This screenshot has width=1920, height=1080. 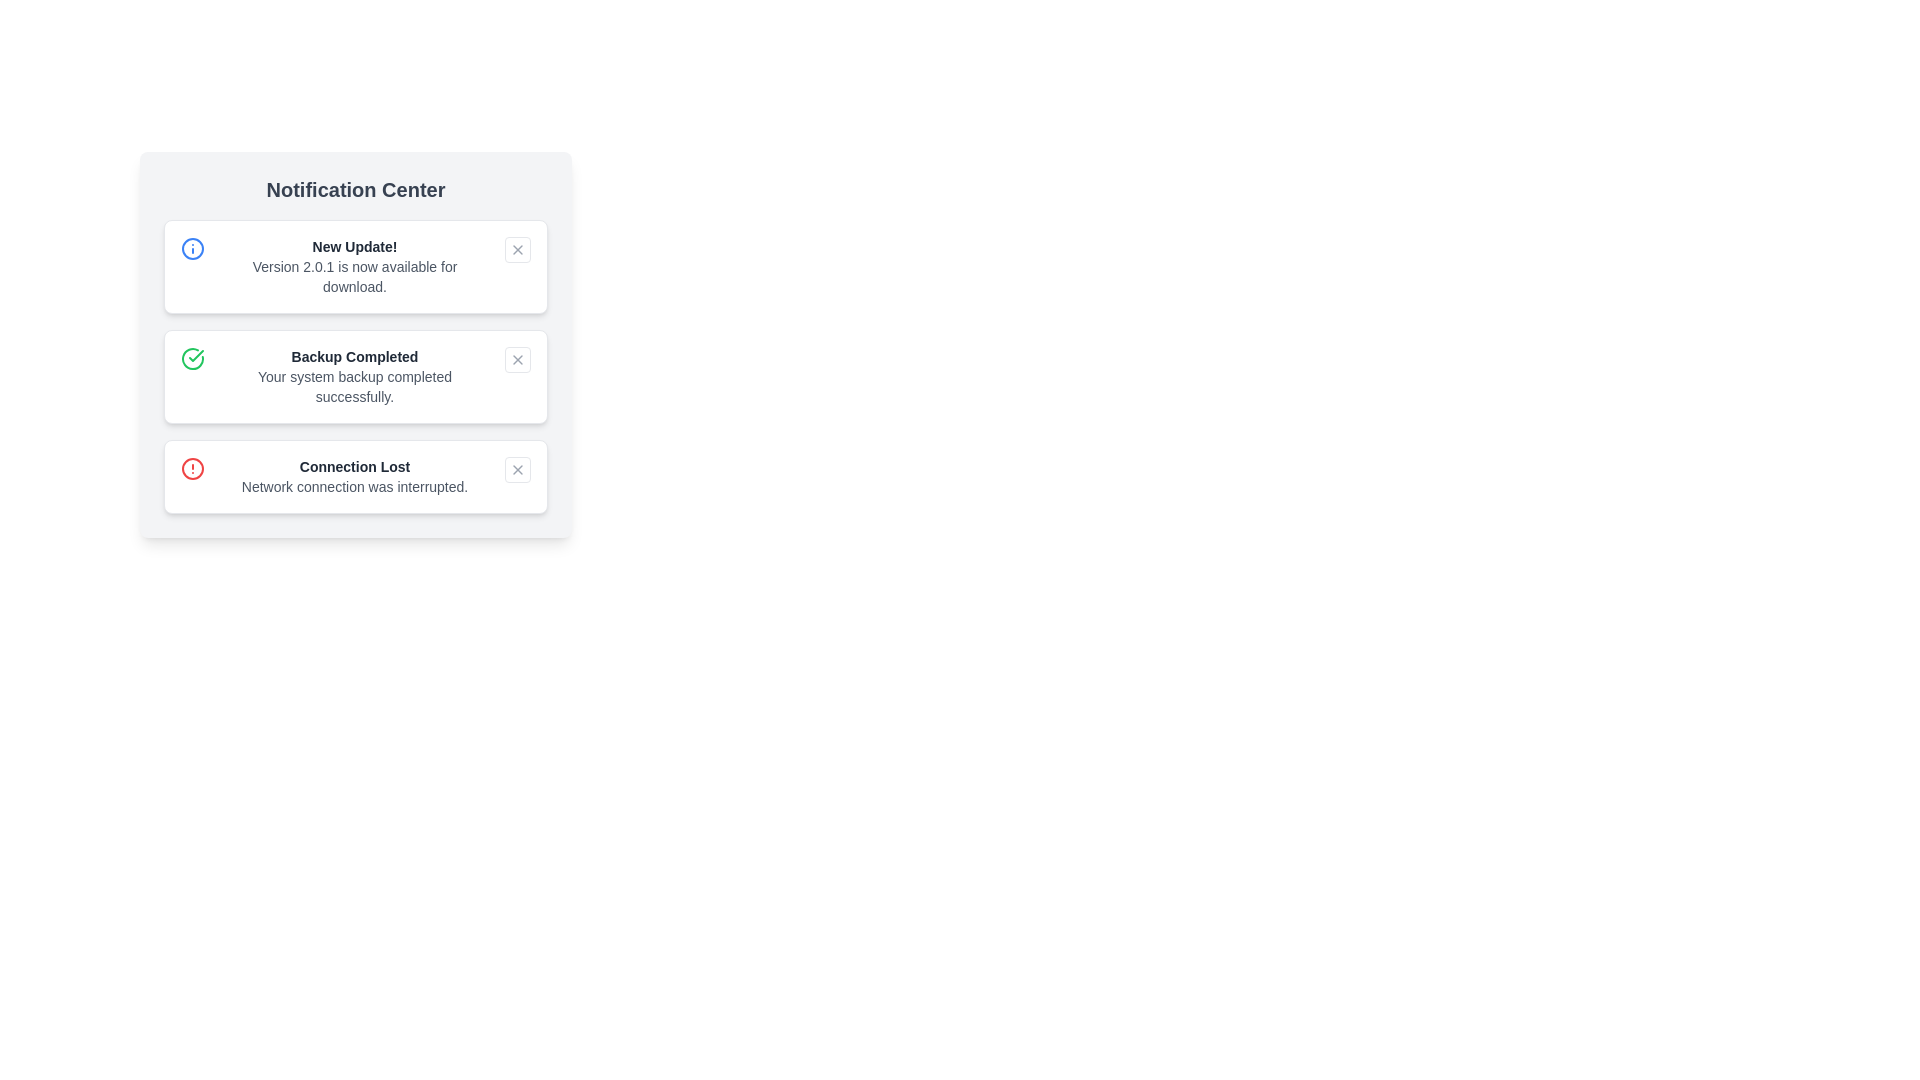 I want to click on the circular icon with a thin stroke located to the left of the title and description text in the topmost notification item of the Notification Center interface, so click(x=192, y=248).